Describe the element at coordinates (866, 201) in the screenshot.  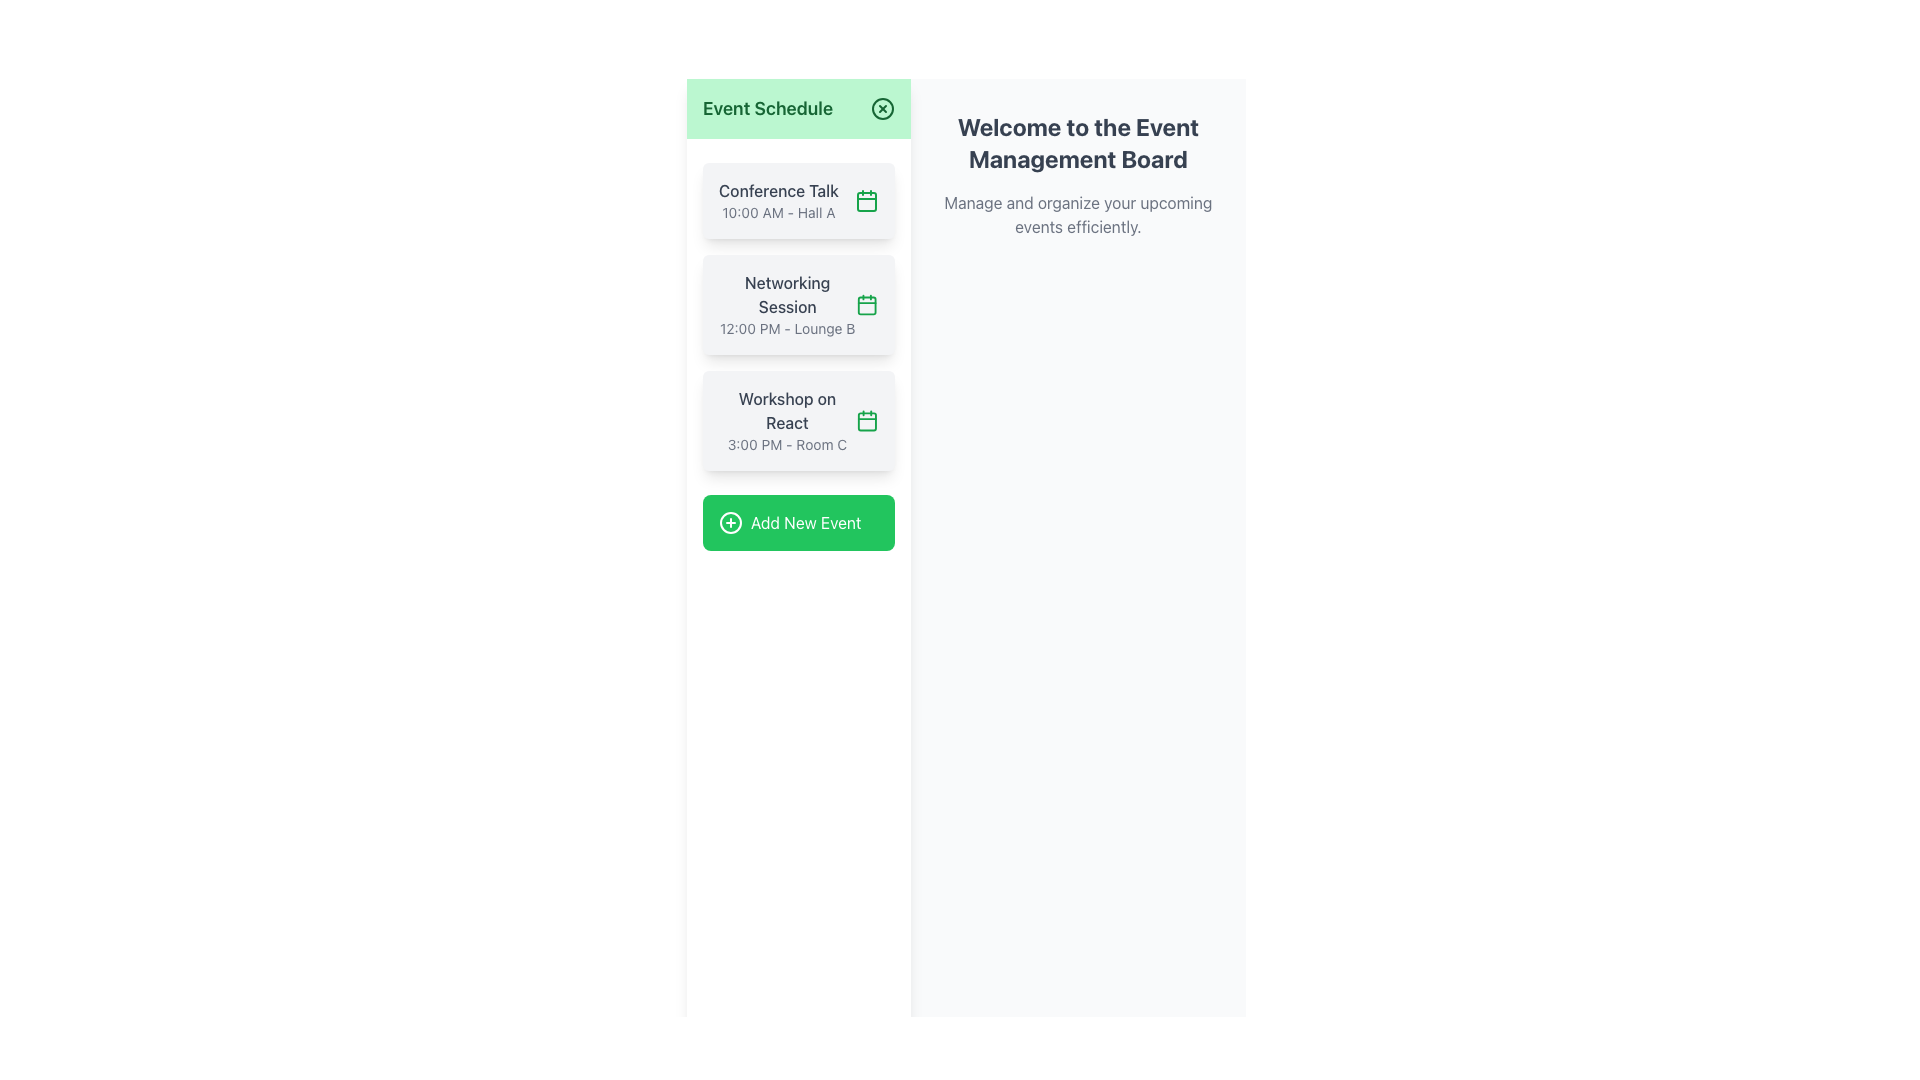
I see `the decorative component of the calendar icon next to the event titled 'Conference Talk' in the event schedule list on the left panel` at that location.